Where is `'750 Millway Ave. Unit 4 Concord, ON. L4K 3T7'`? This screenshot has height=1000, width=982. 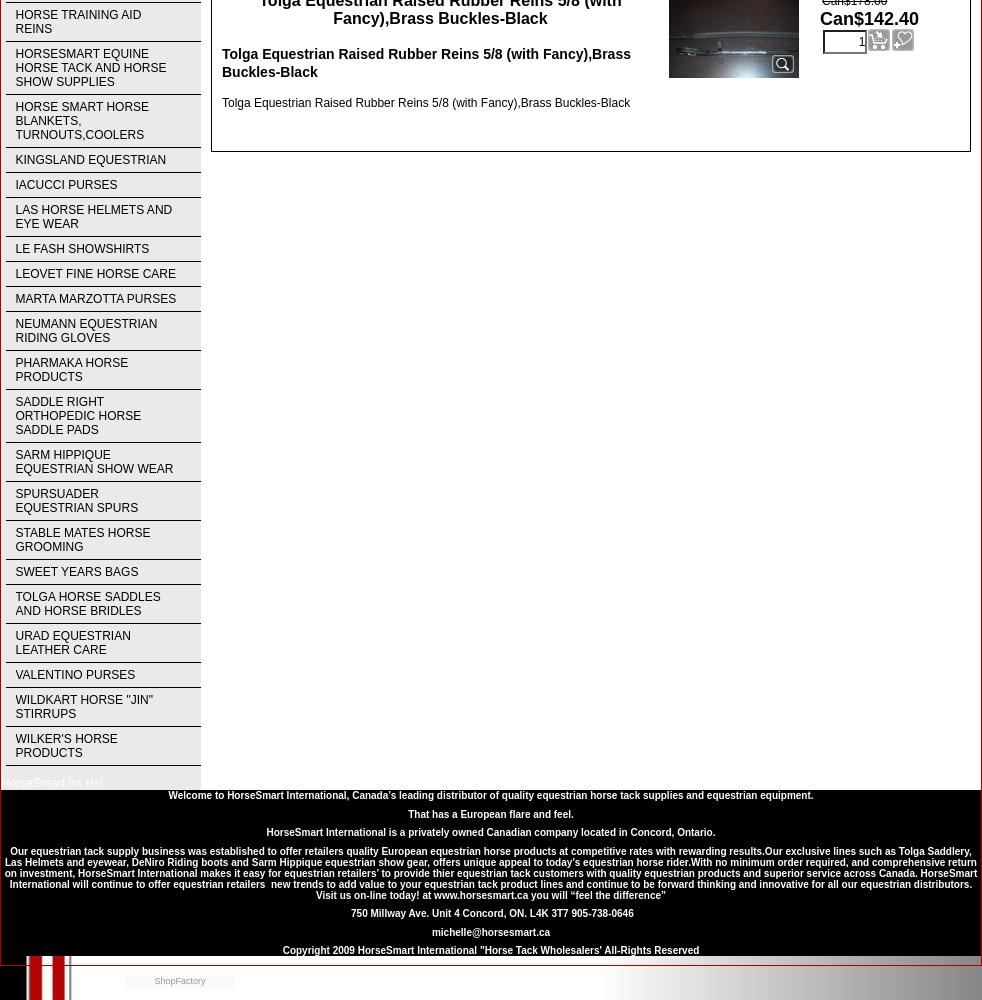 '750 Millway Ave. Unit 4 Concord, ON. L4K 3T7' is located at coordinates (348, 913).